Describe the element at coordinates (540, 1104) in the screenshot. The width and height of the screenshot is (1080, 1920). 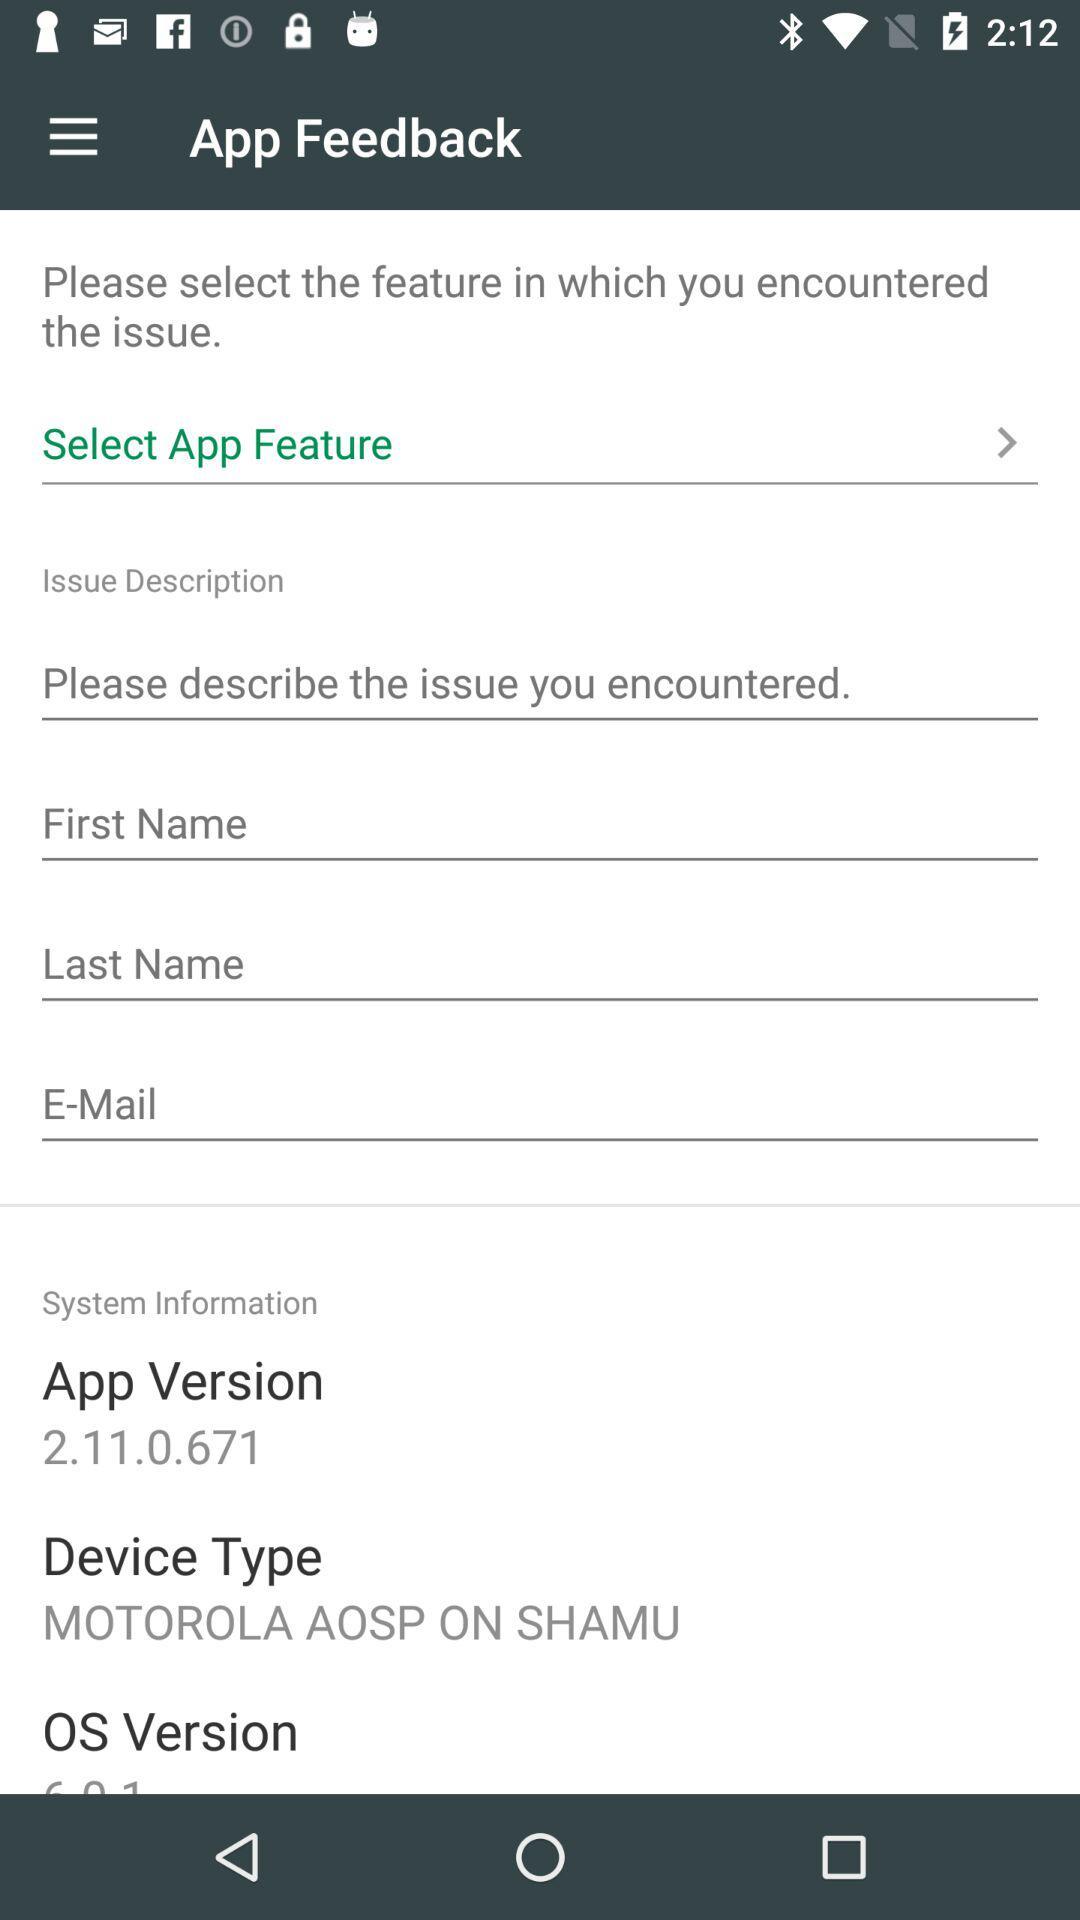
I see `input e-mail address` at that location.